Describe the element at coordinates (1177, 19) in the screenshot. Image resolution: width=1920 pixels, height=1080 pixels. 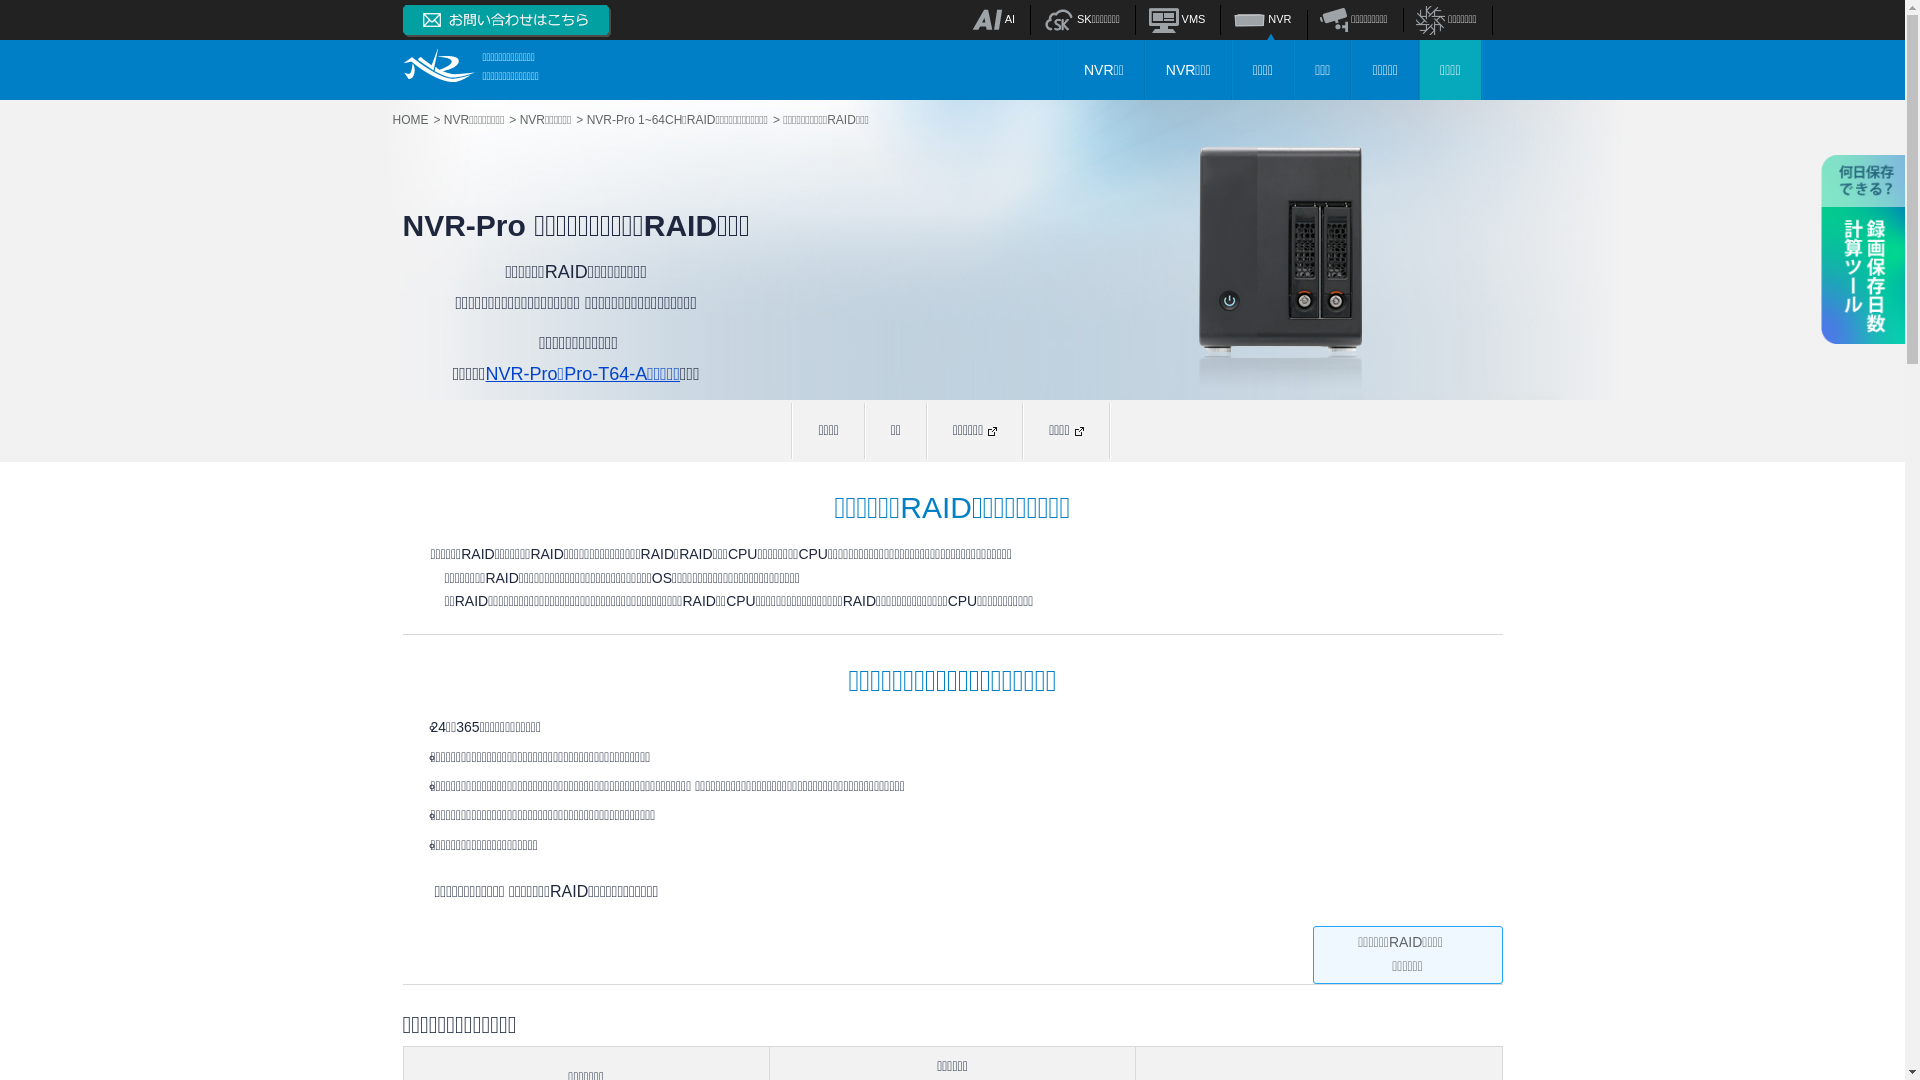
I see `'VMS'` at that location.